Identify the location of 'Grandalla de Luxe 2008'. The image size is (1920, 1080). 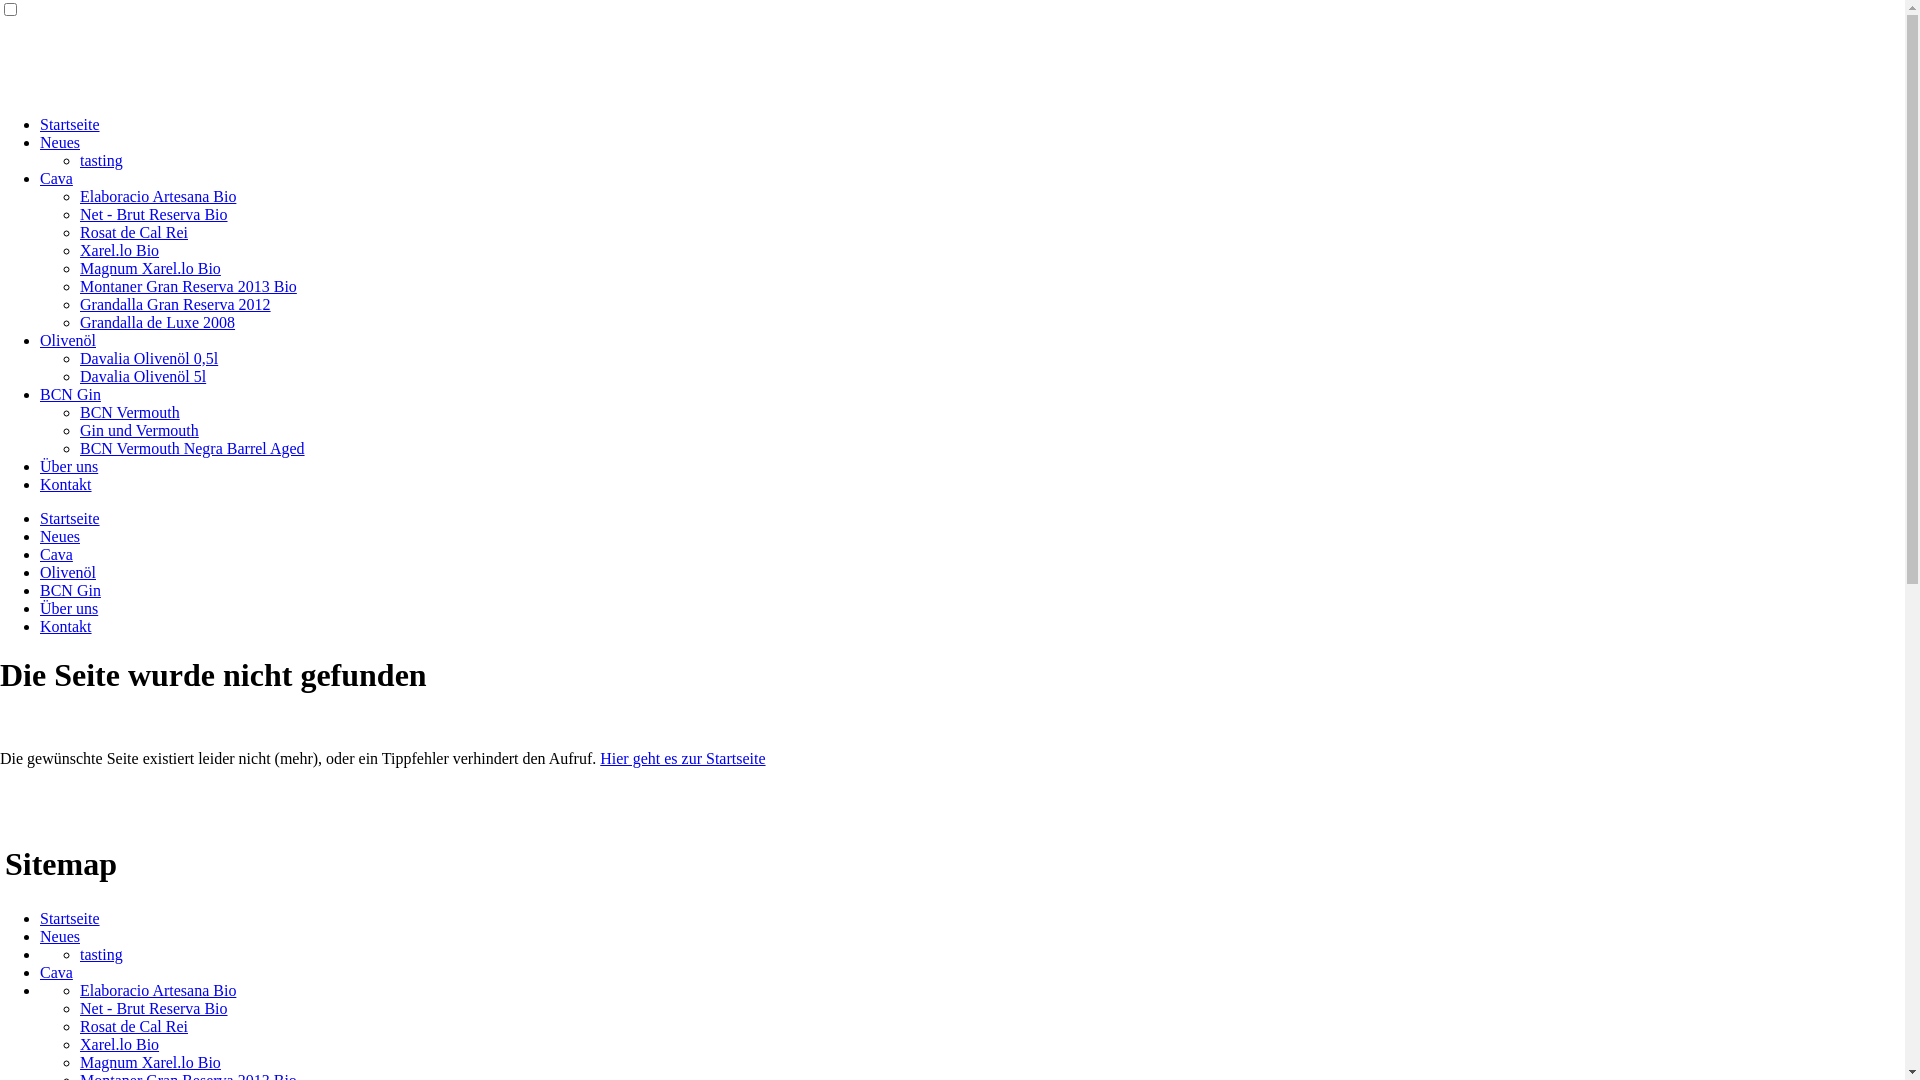
(156, 321).